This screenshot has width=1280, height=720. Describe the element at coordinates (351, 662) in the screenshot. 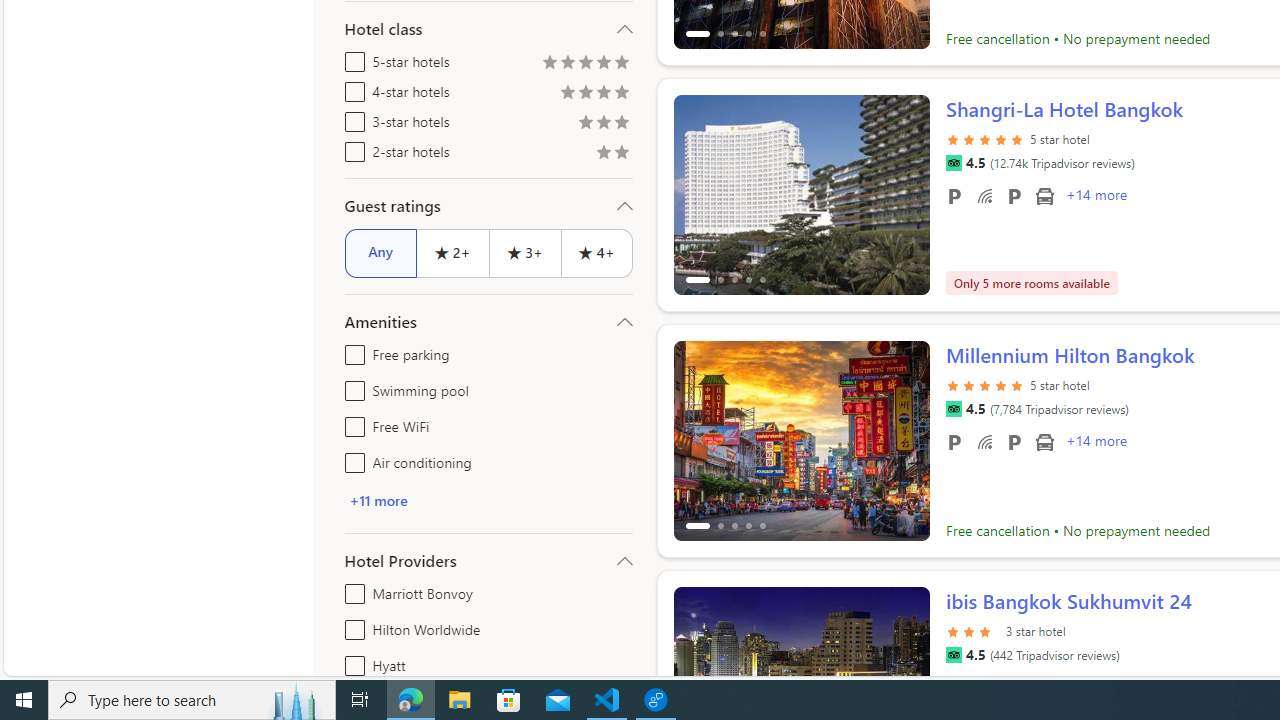

I see `'Hyatt'` at that location.